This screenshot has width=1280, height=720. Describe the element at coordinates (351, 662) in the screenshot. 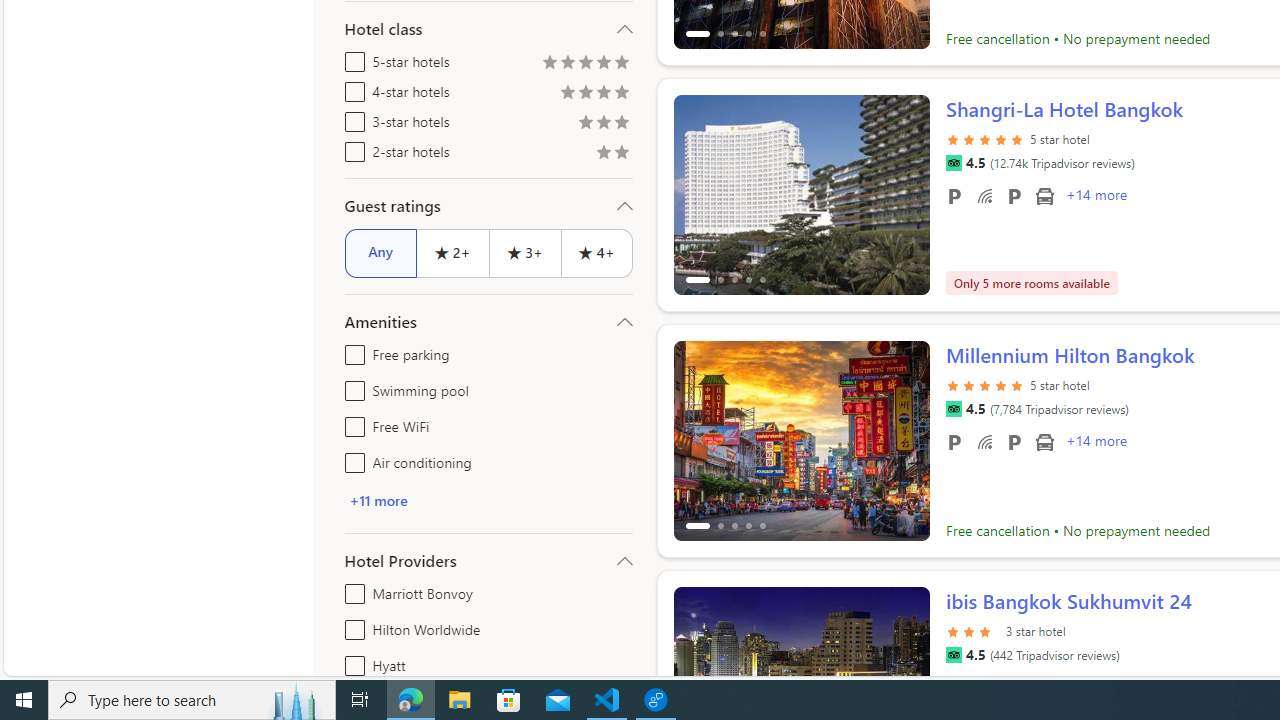

I see `'Hyatt'` at that location.